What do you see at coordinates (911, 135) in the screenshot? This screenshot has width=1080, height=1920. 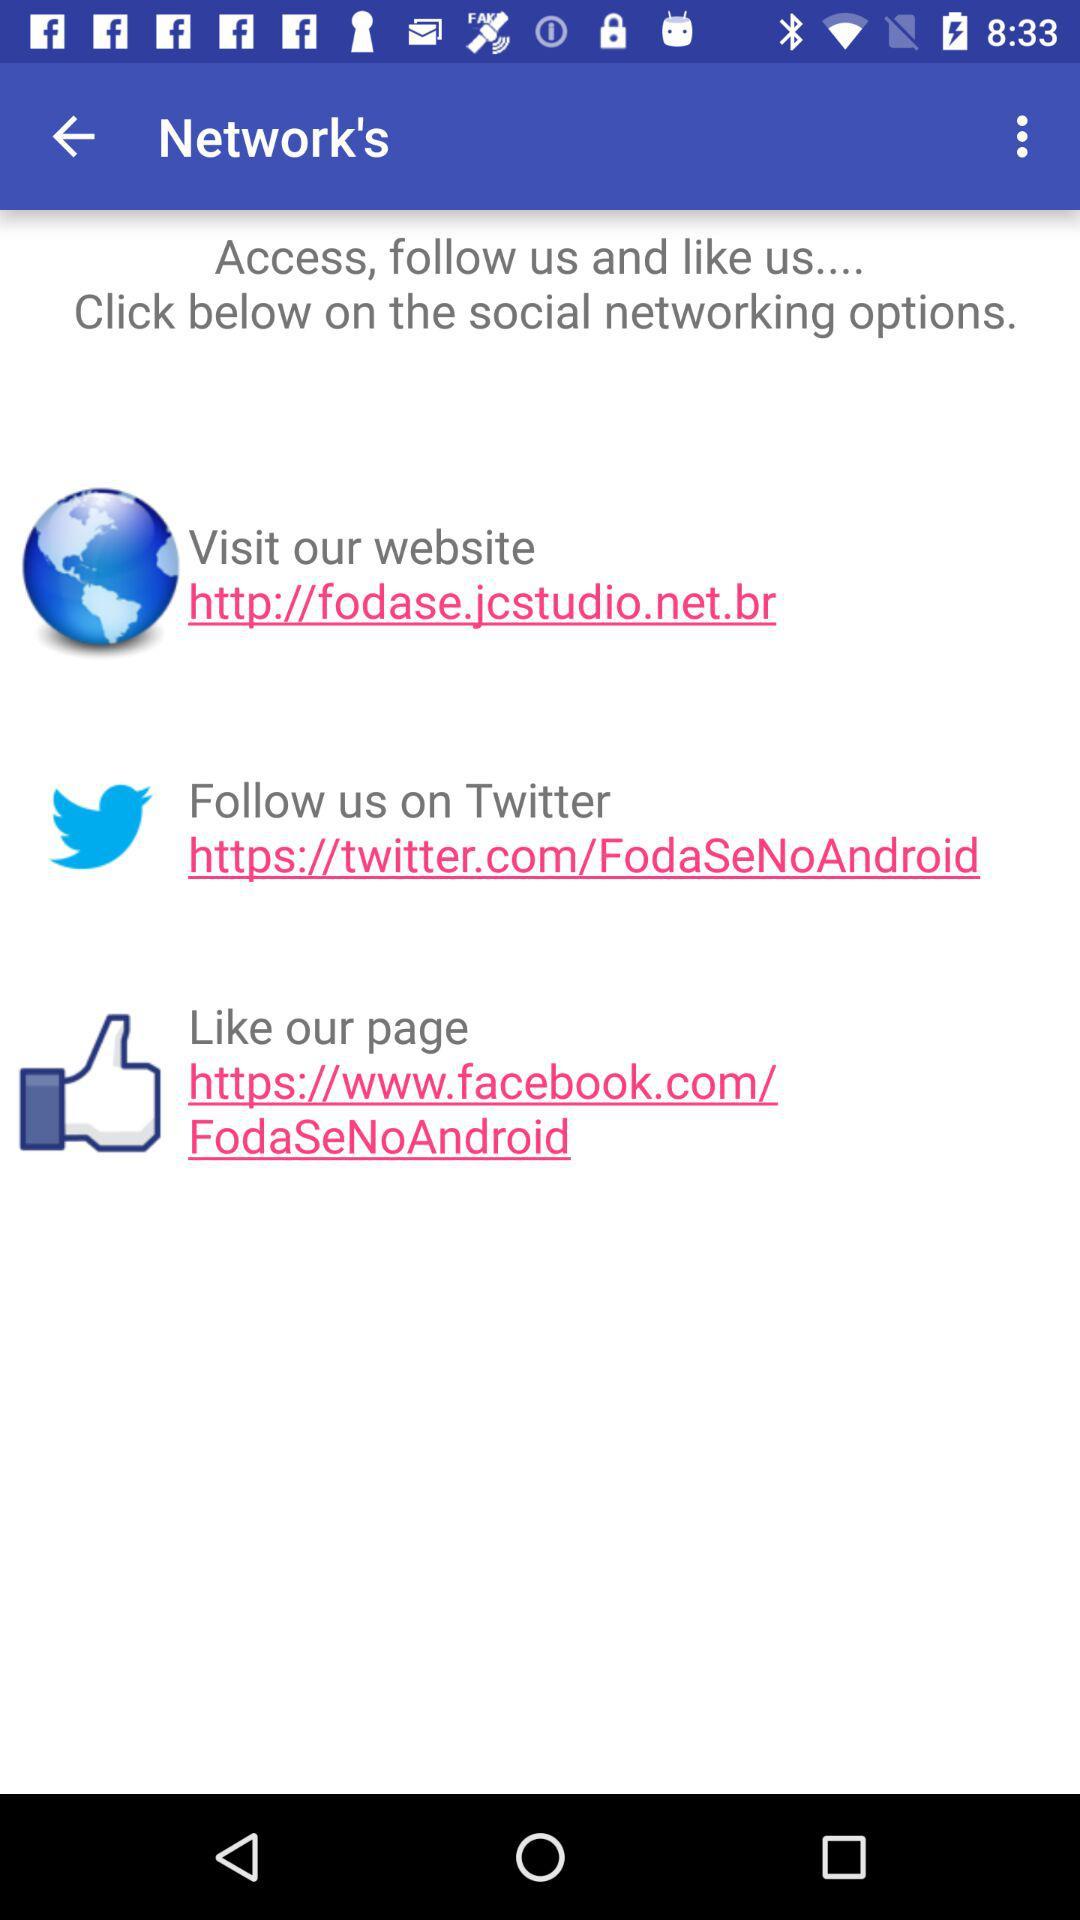 I see `the icon next to network's app` at bounding box center [911, 135].